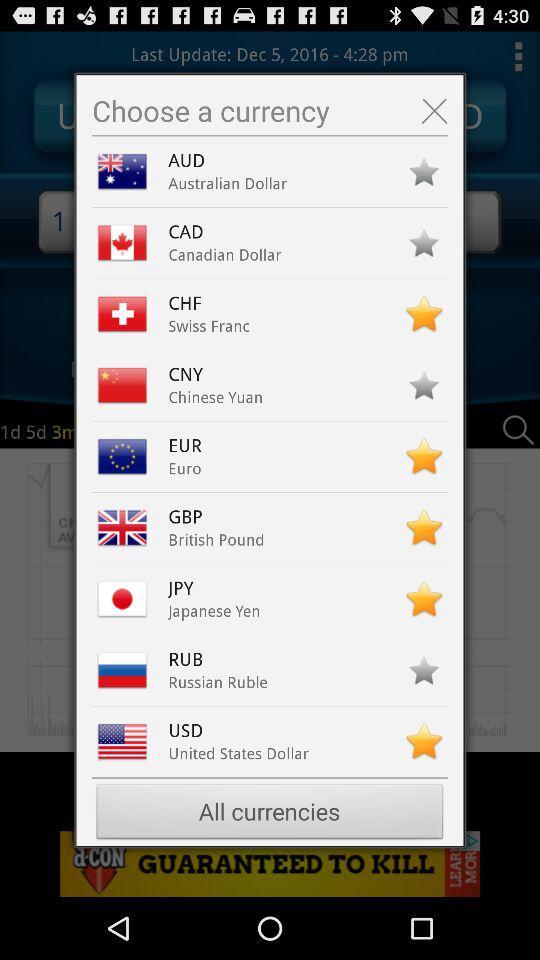 Image resolution: width=540 pixels, height=960 pixels. I want to click on british pound item, so click(215, 539).